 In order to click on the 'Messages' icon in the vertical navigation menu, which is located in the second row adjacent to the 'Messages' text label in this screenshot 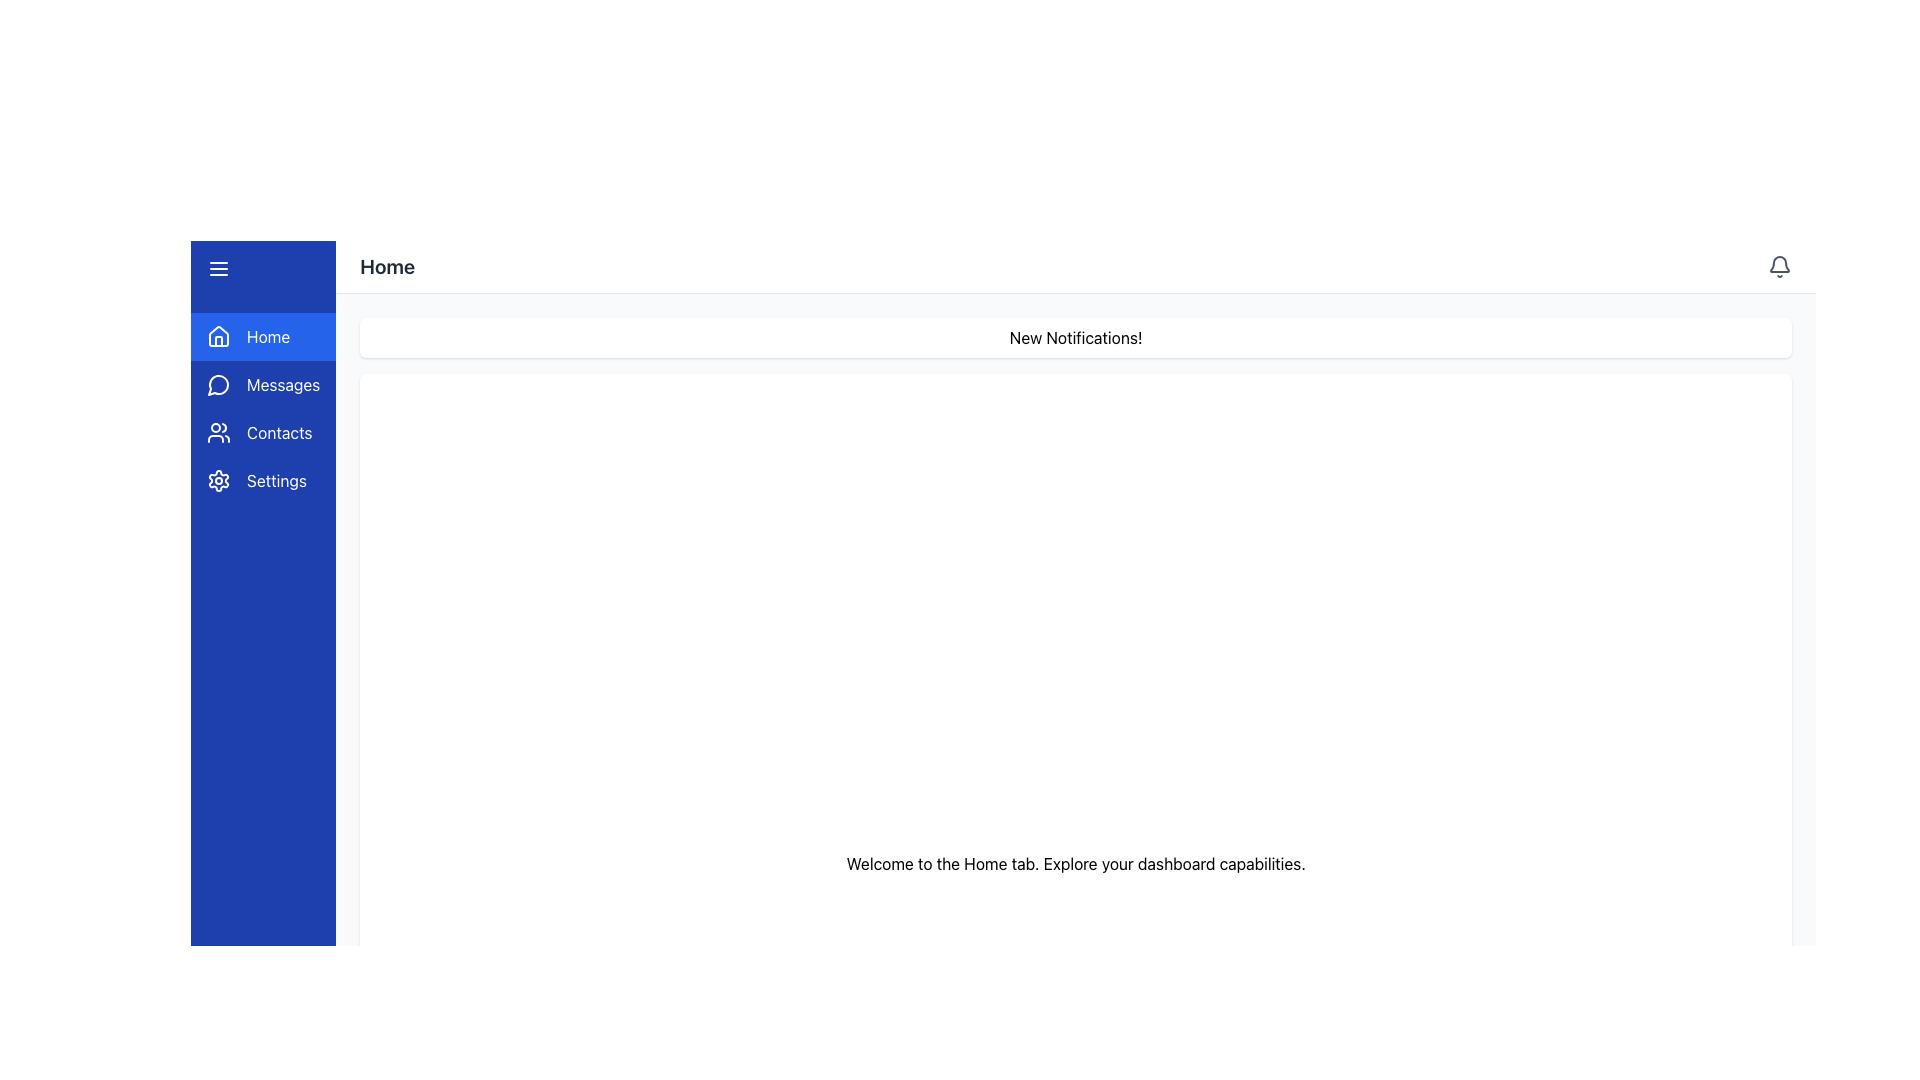, I will do `click(219, 385)`.